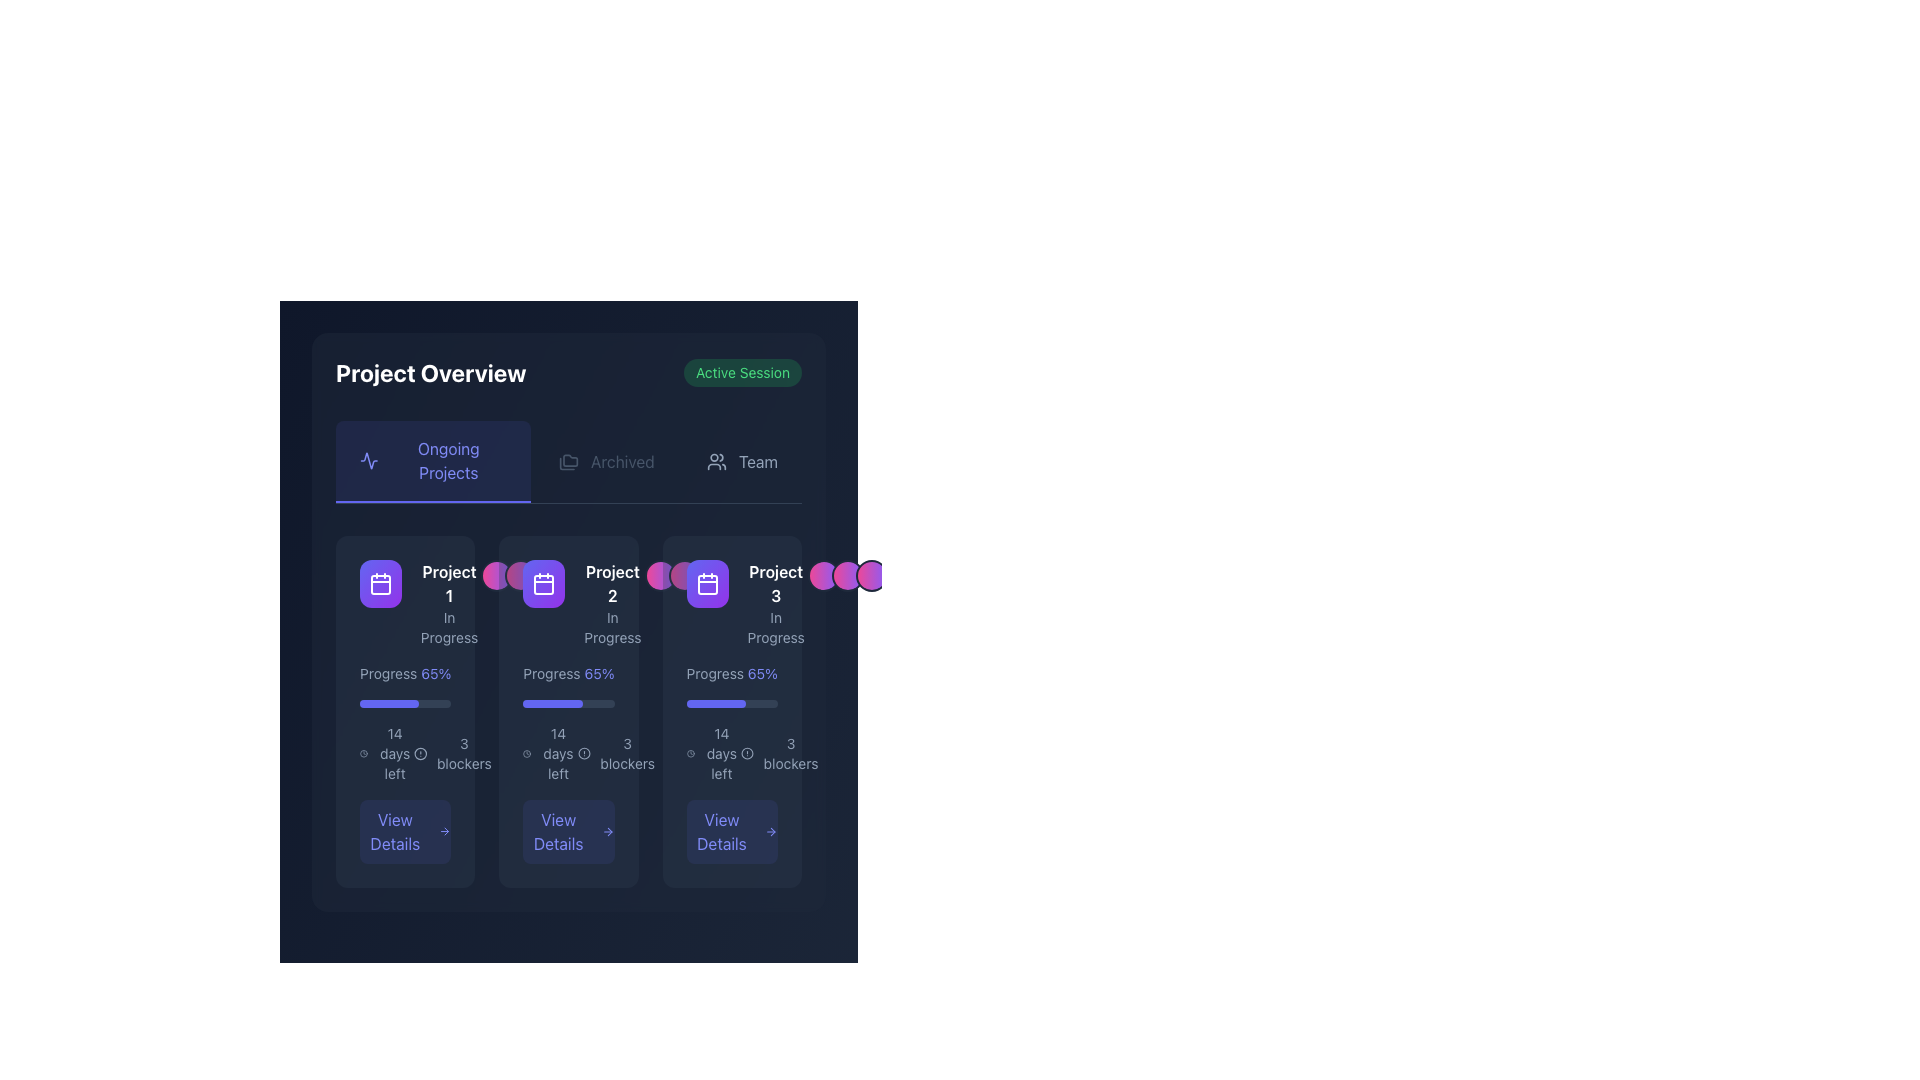 Image resolution: width=1920 pixels, height=1080 pixels. I want to click on the 'View Details' button, so click(731, 832).